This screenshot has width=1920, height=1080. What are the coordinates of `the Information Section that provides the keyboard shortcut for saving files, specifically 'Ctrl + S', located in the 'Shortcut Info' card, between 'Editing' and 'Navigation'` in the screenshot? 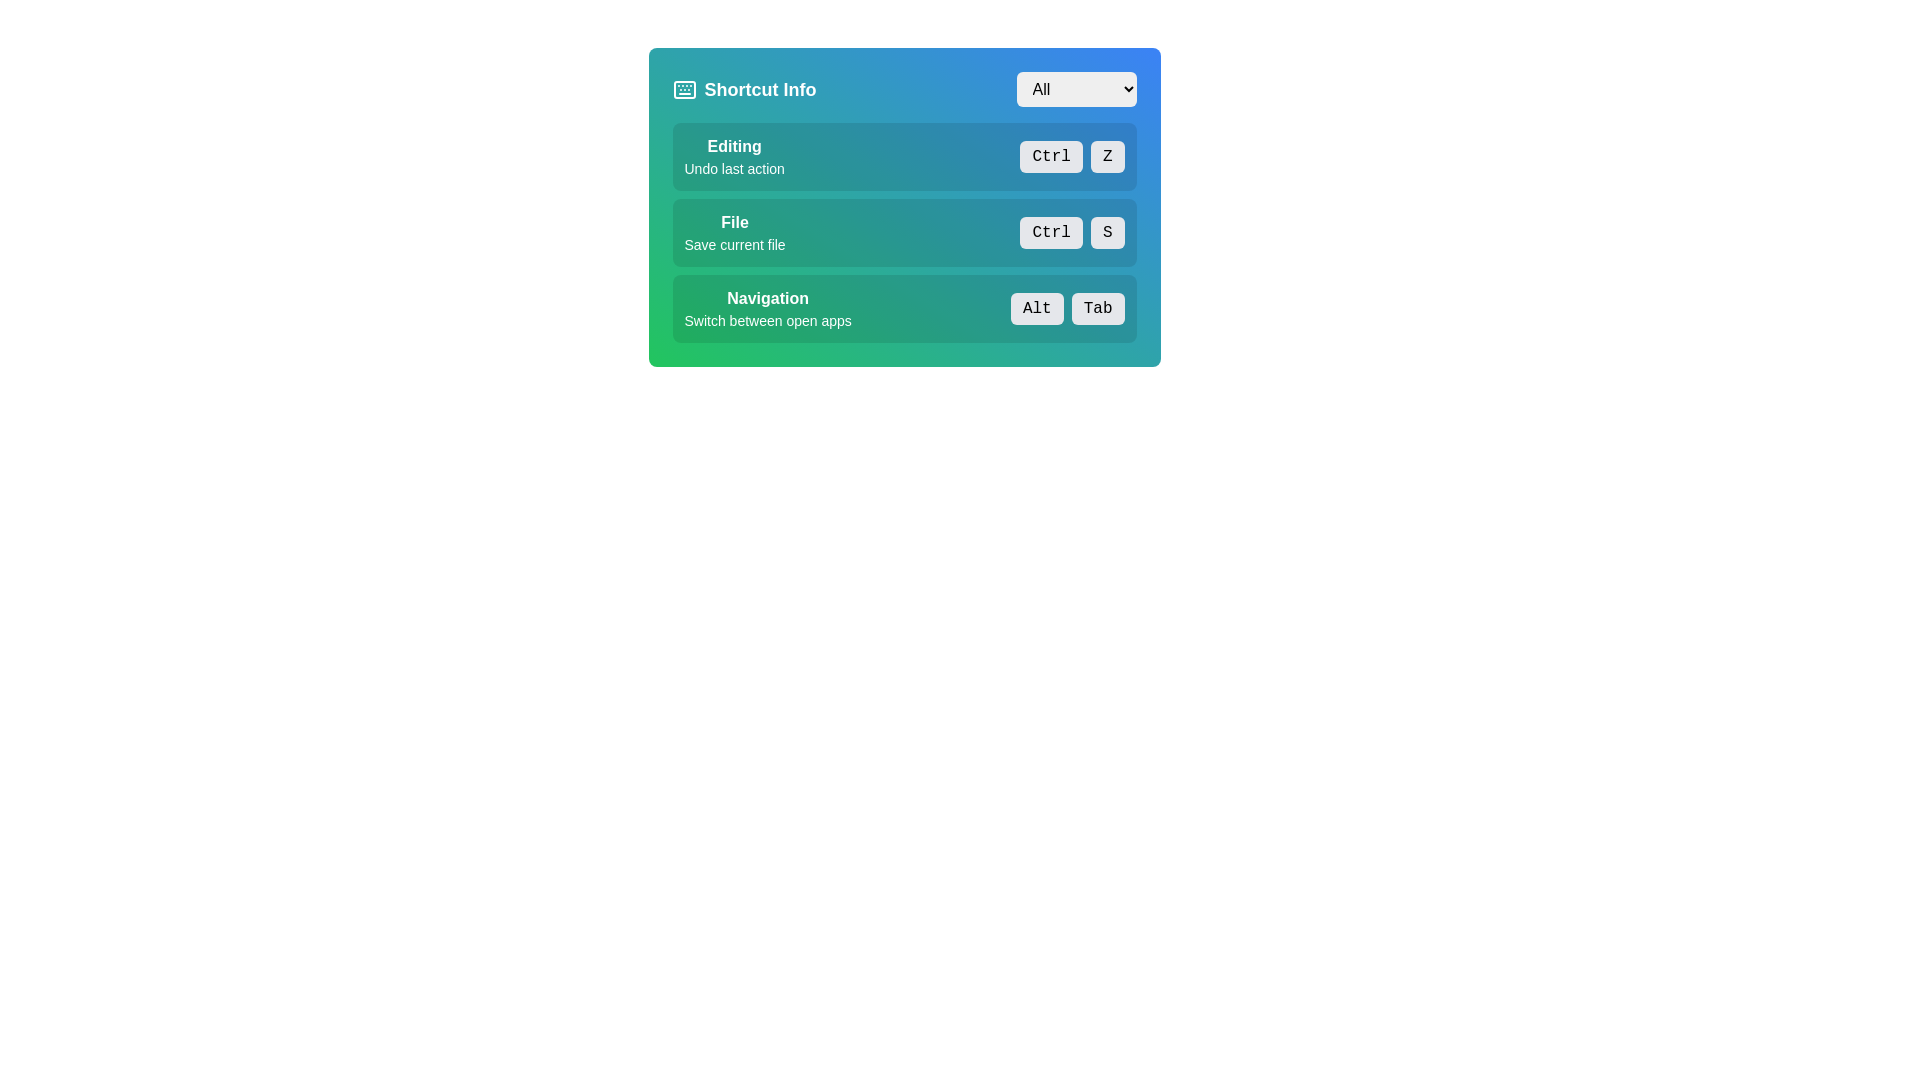 It's located at (903, 231).